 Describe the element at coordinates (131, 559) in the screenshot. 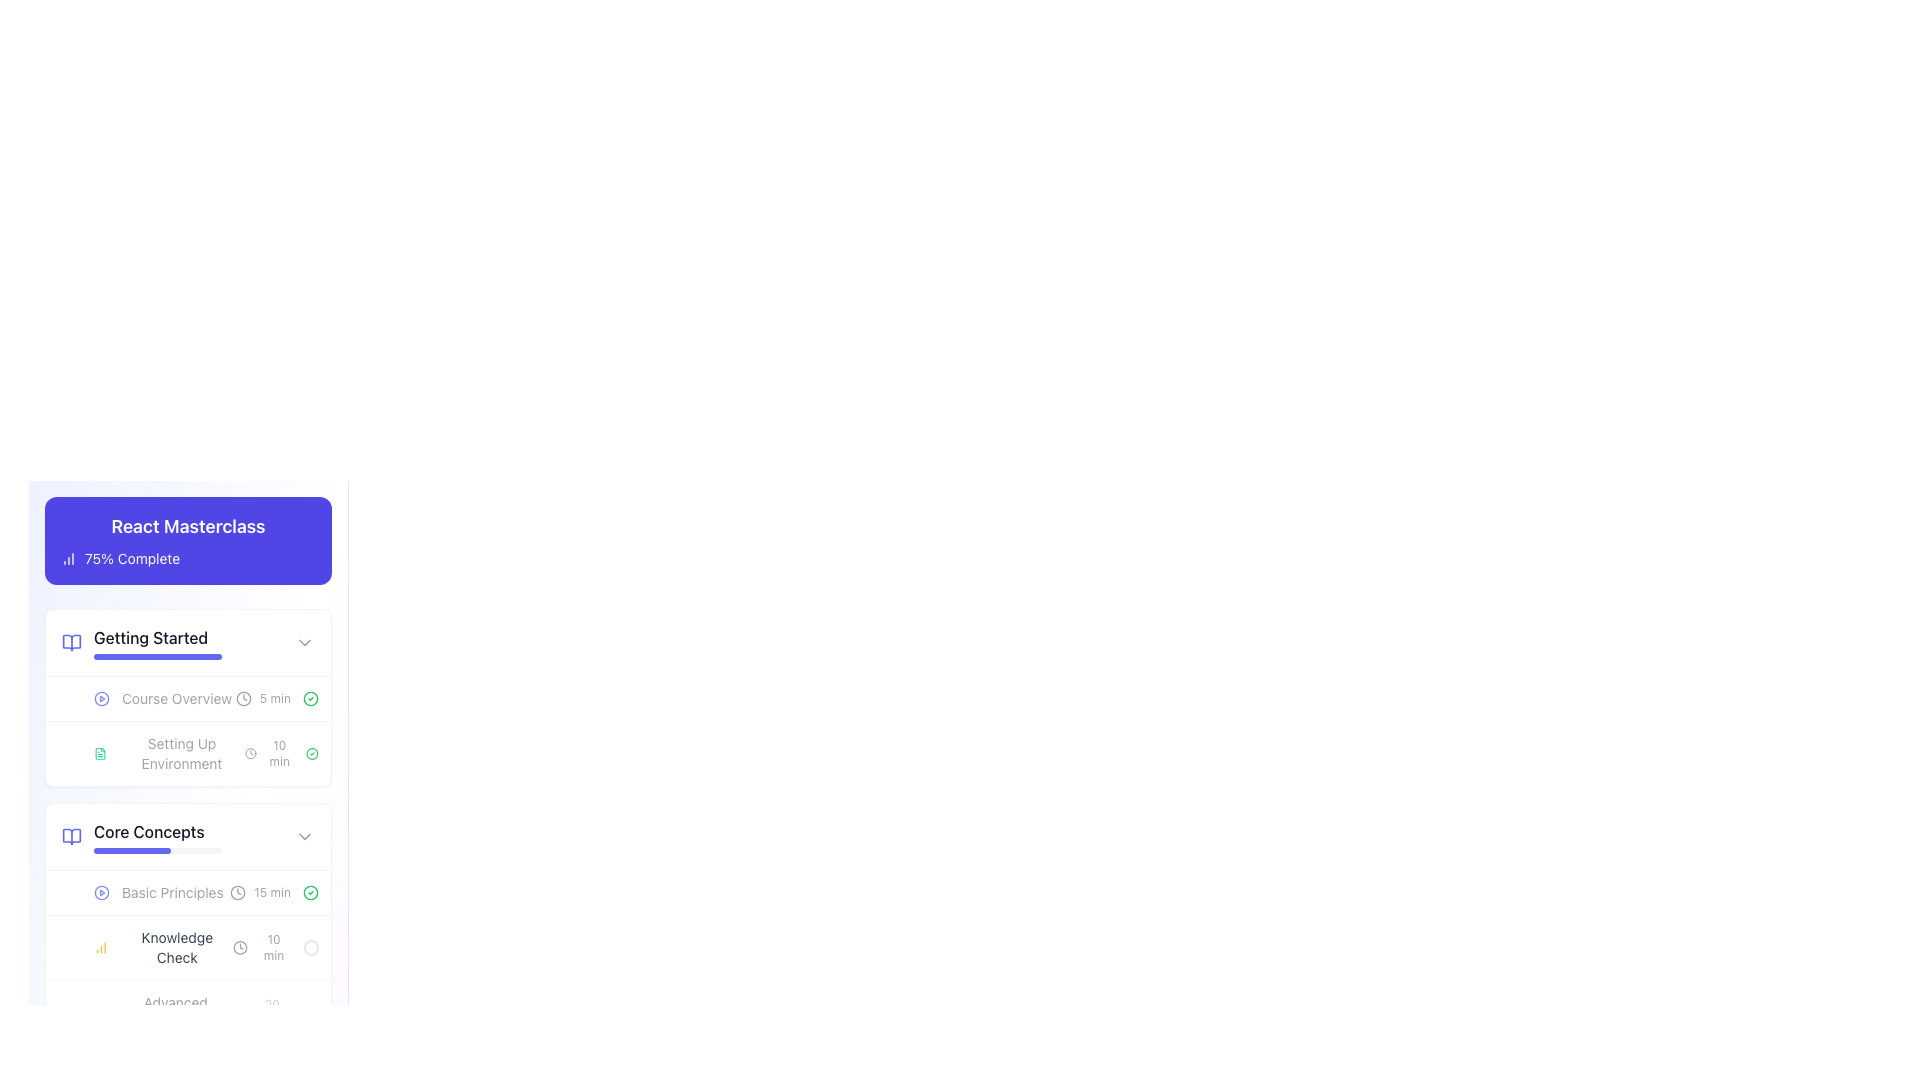

I see `progress information displayed in the text label indicating that the associated course or module is 75% complete, located near the title 'React Masterclass'` at that location.